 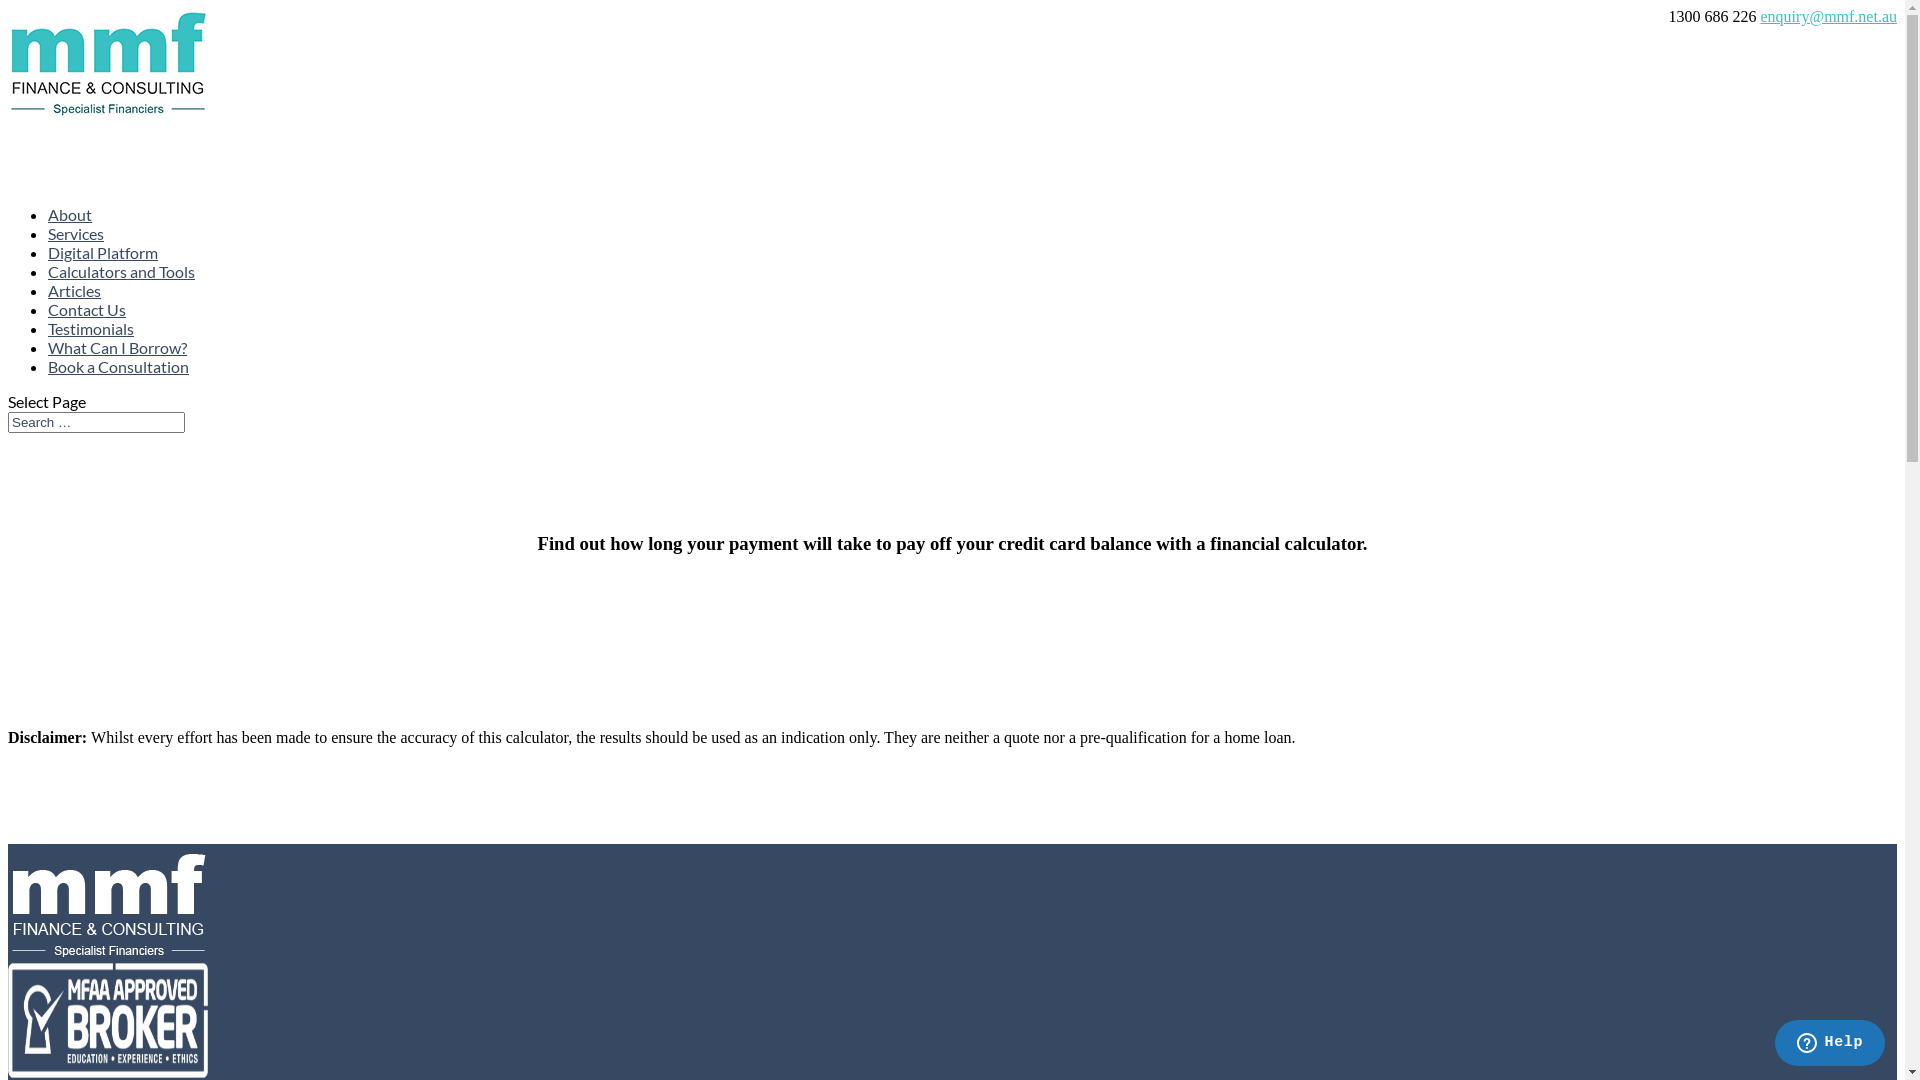 What do you see at coordinates (1774, 1044) in the screenshot?
I see `'Opens a widget where you can find more information'` at bounding box center [1774, 1044].